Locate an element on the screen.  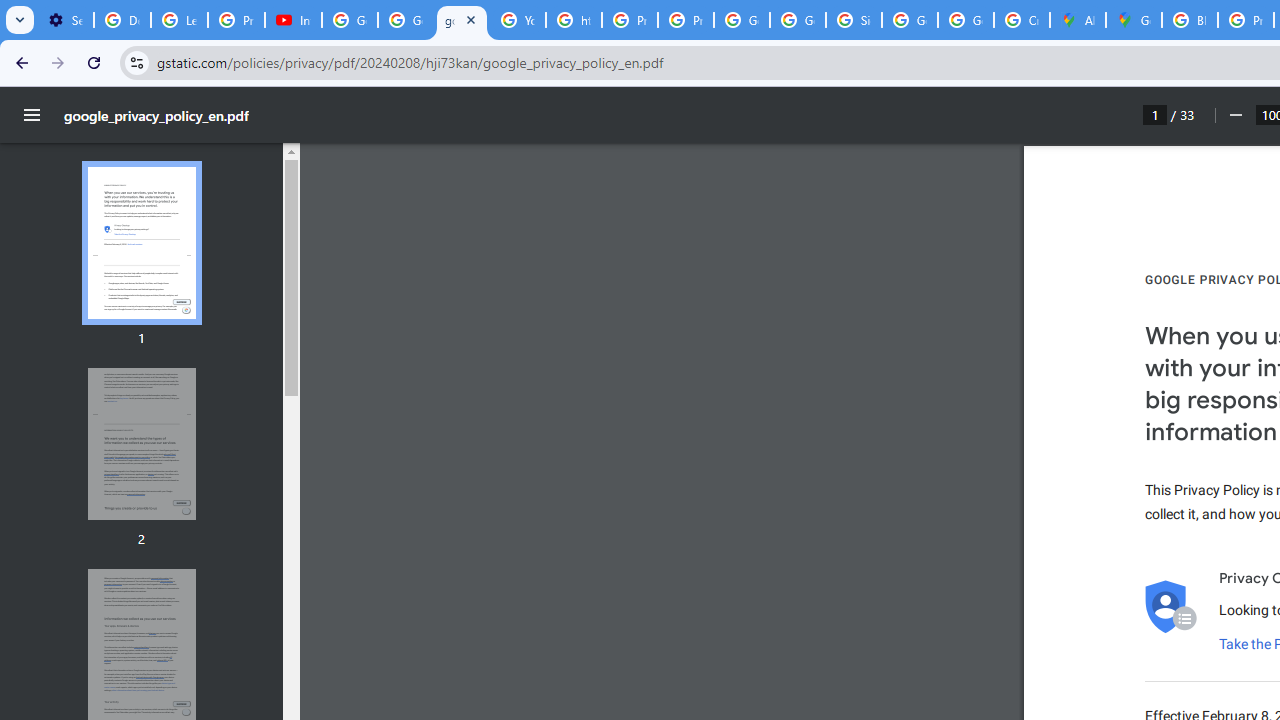
'Delete photos & videos - Computer - Google Photos Help' is located at coordinates (121, 20).